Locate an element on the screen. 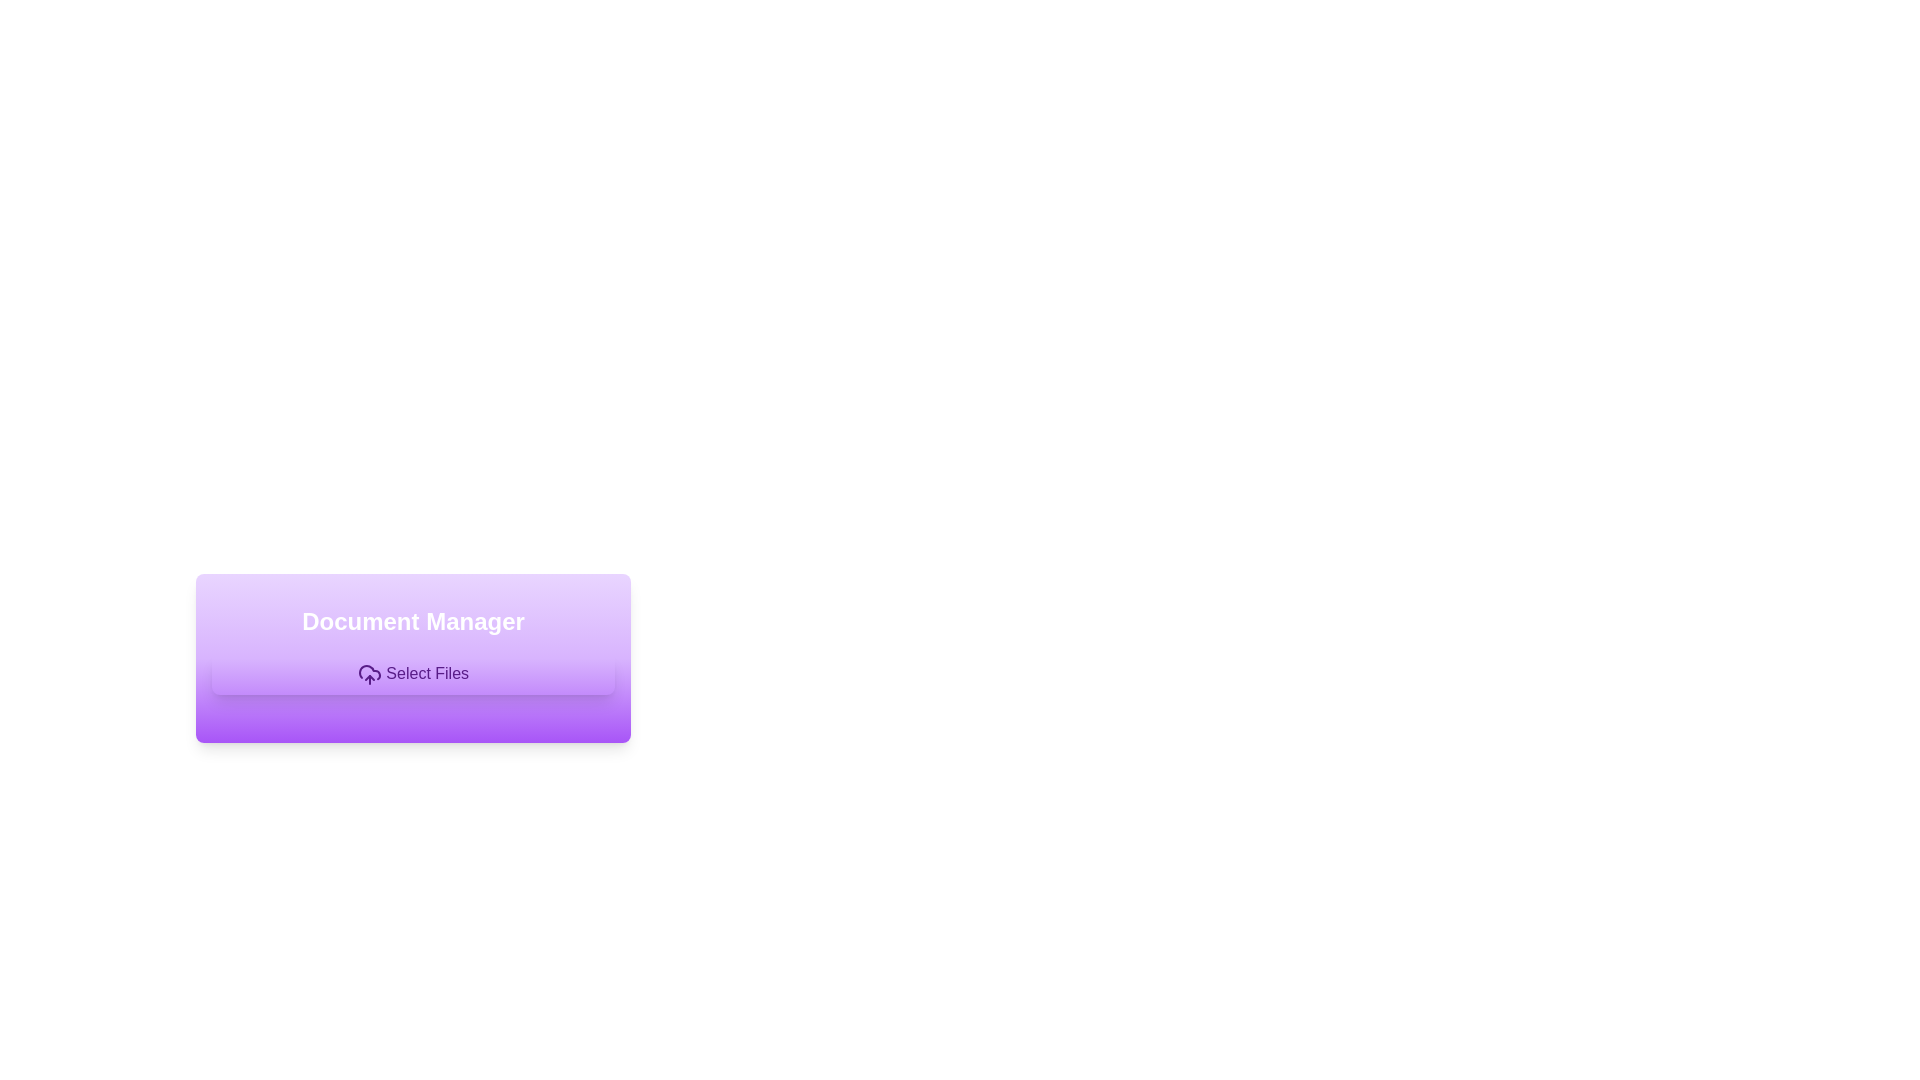 This screenshot has width=1920, height=1080. the 'Select Files' button within the document management card located in the centered modal window to initiate file selection is located at coordinates (412, 658).